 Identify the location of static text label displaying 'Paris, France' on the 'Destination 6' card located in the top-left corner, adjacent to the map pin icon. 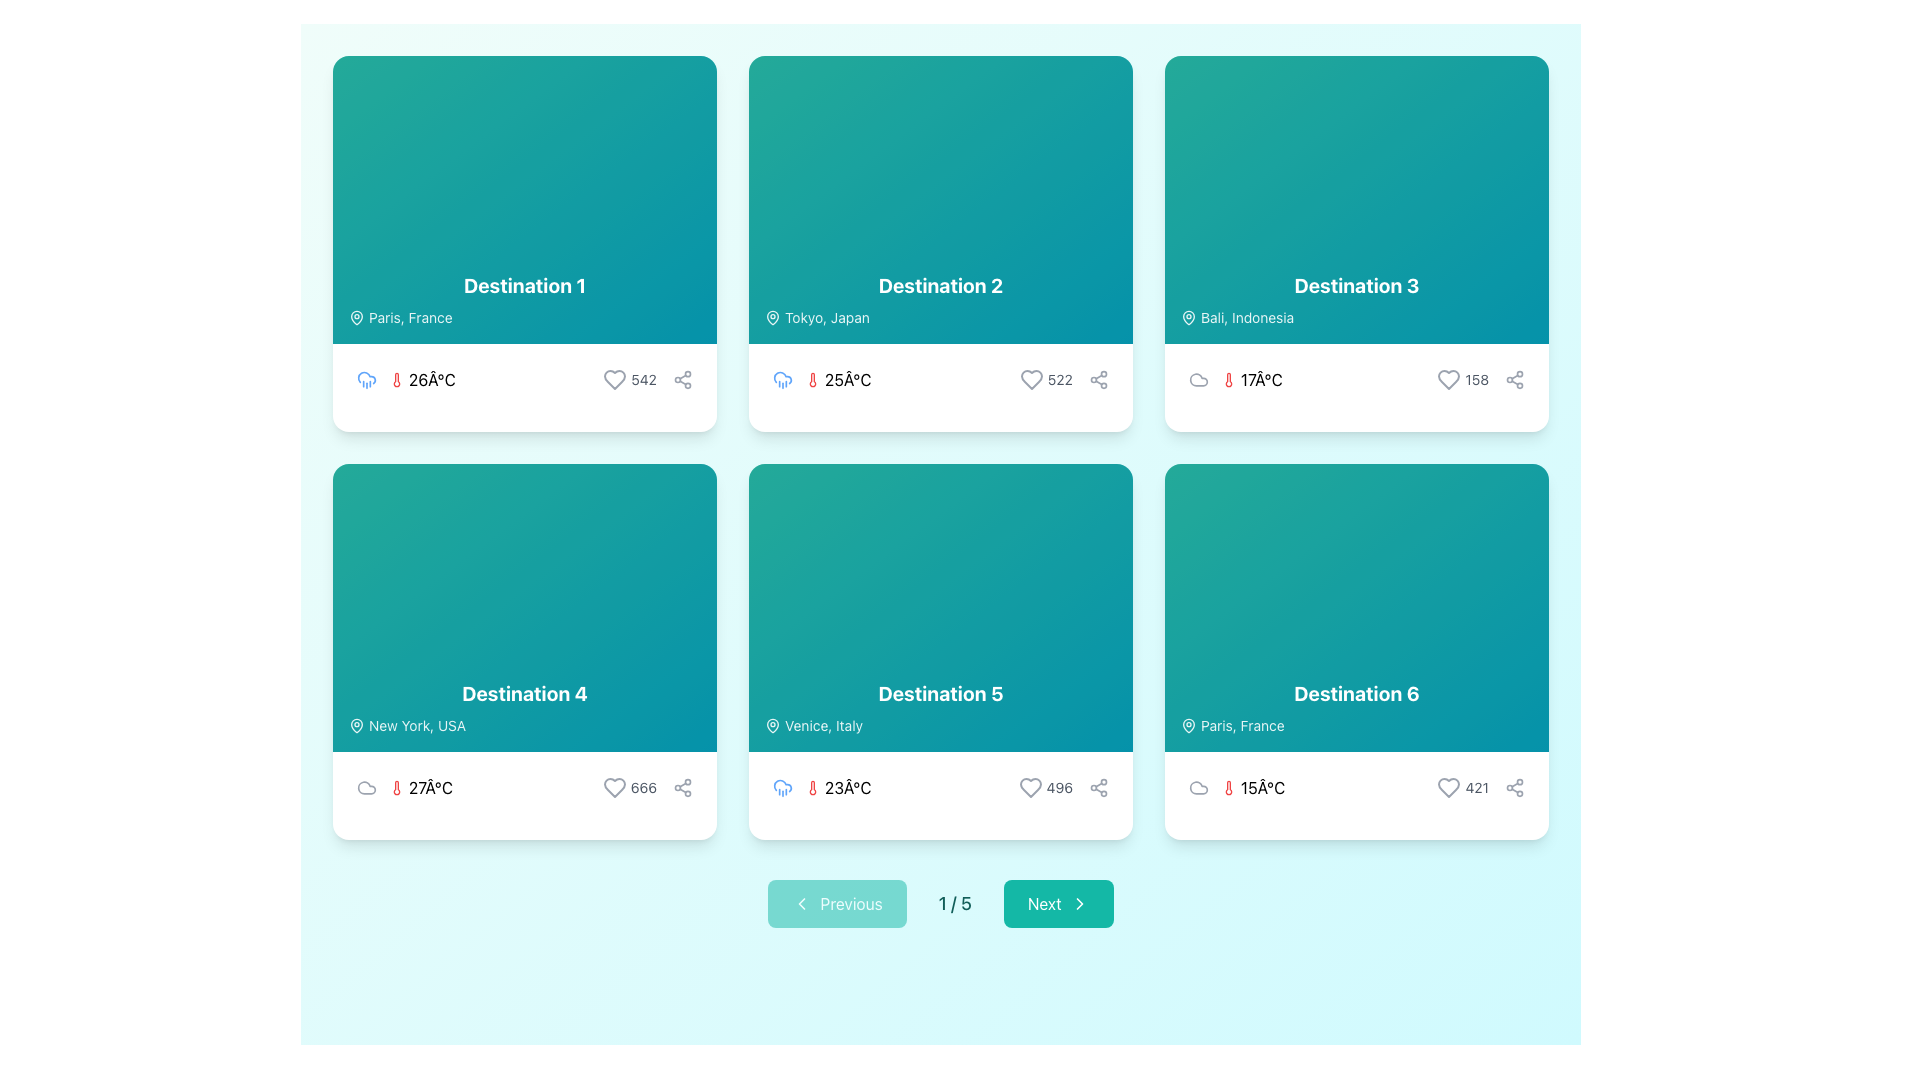
(1241, 725).